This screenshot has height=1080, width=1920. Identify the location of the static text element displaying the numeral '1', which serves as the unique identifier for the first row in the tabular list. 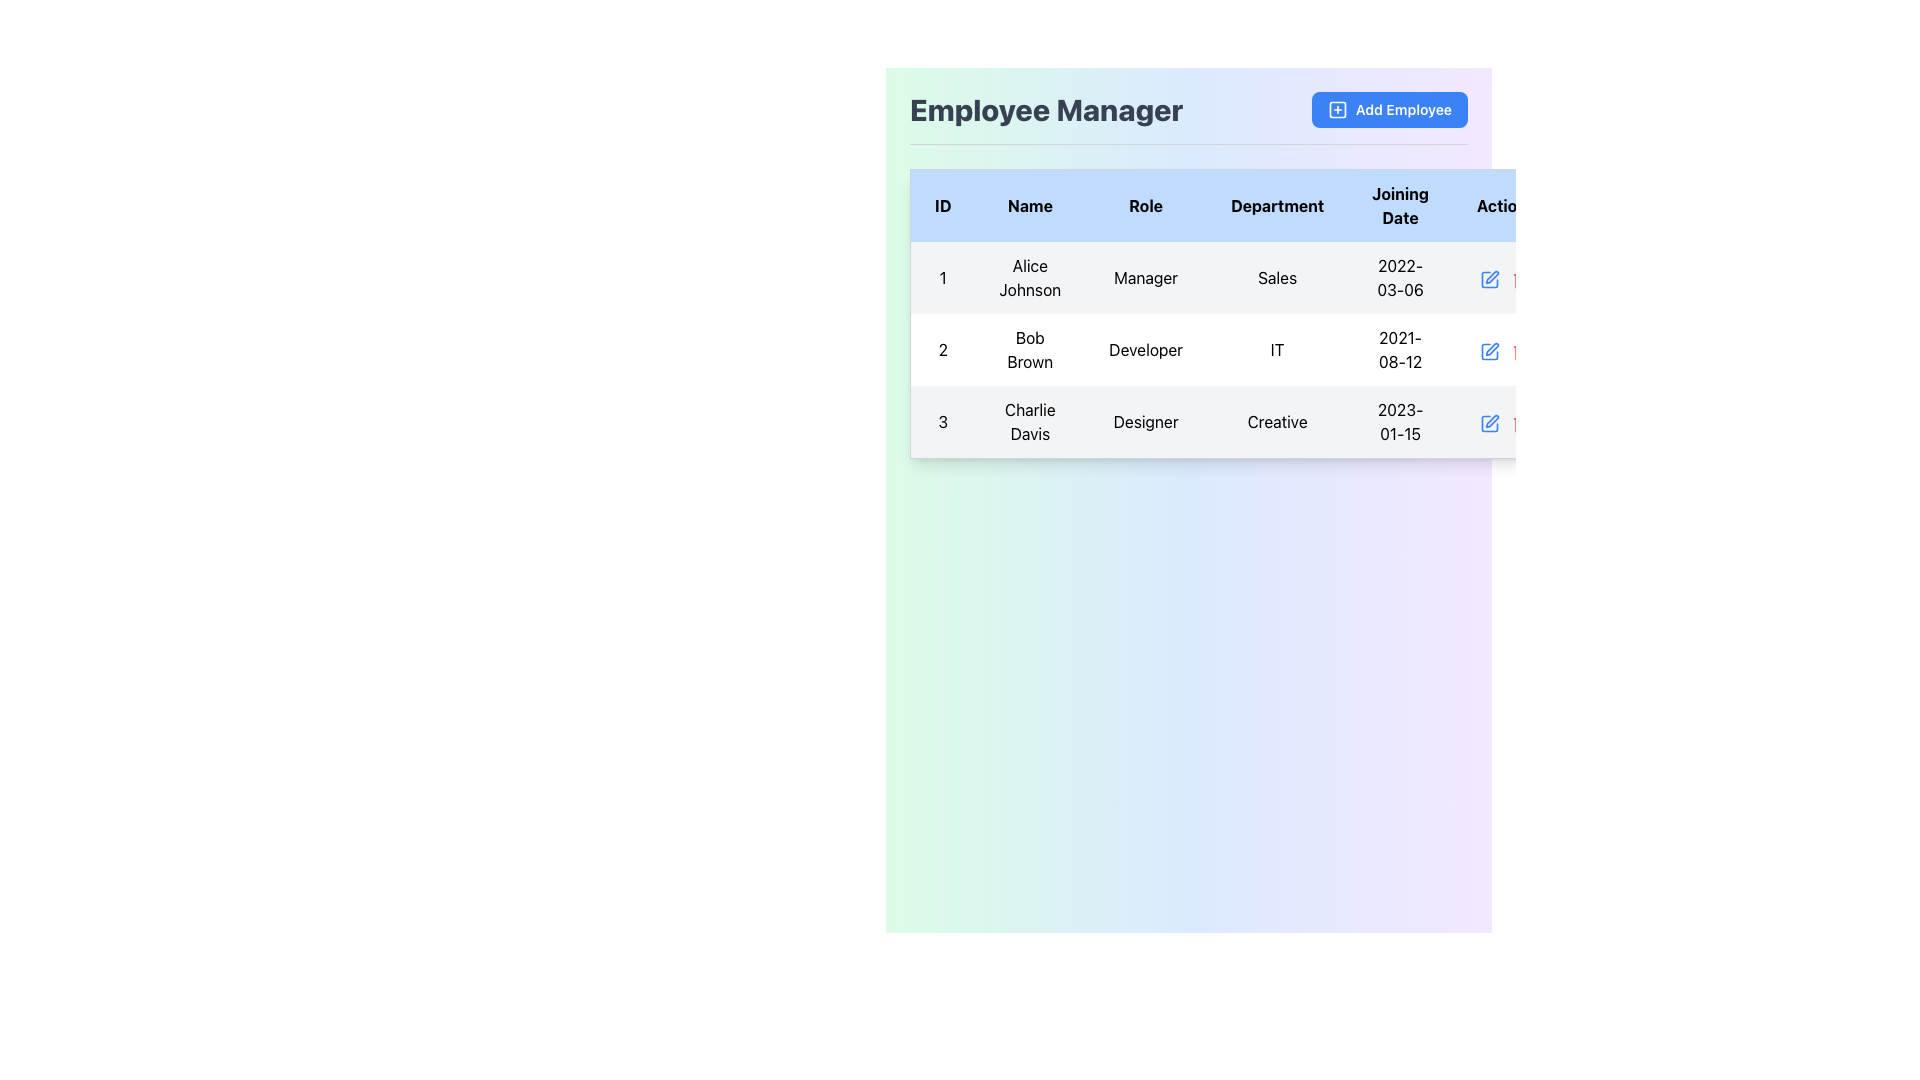
(941, 277).